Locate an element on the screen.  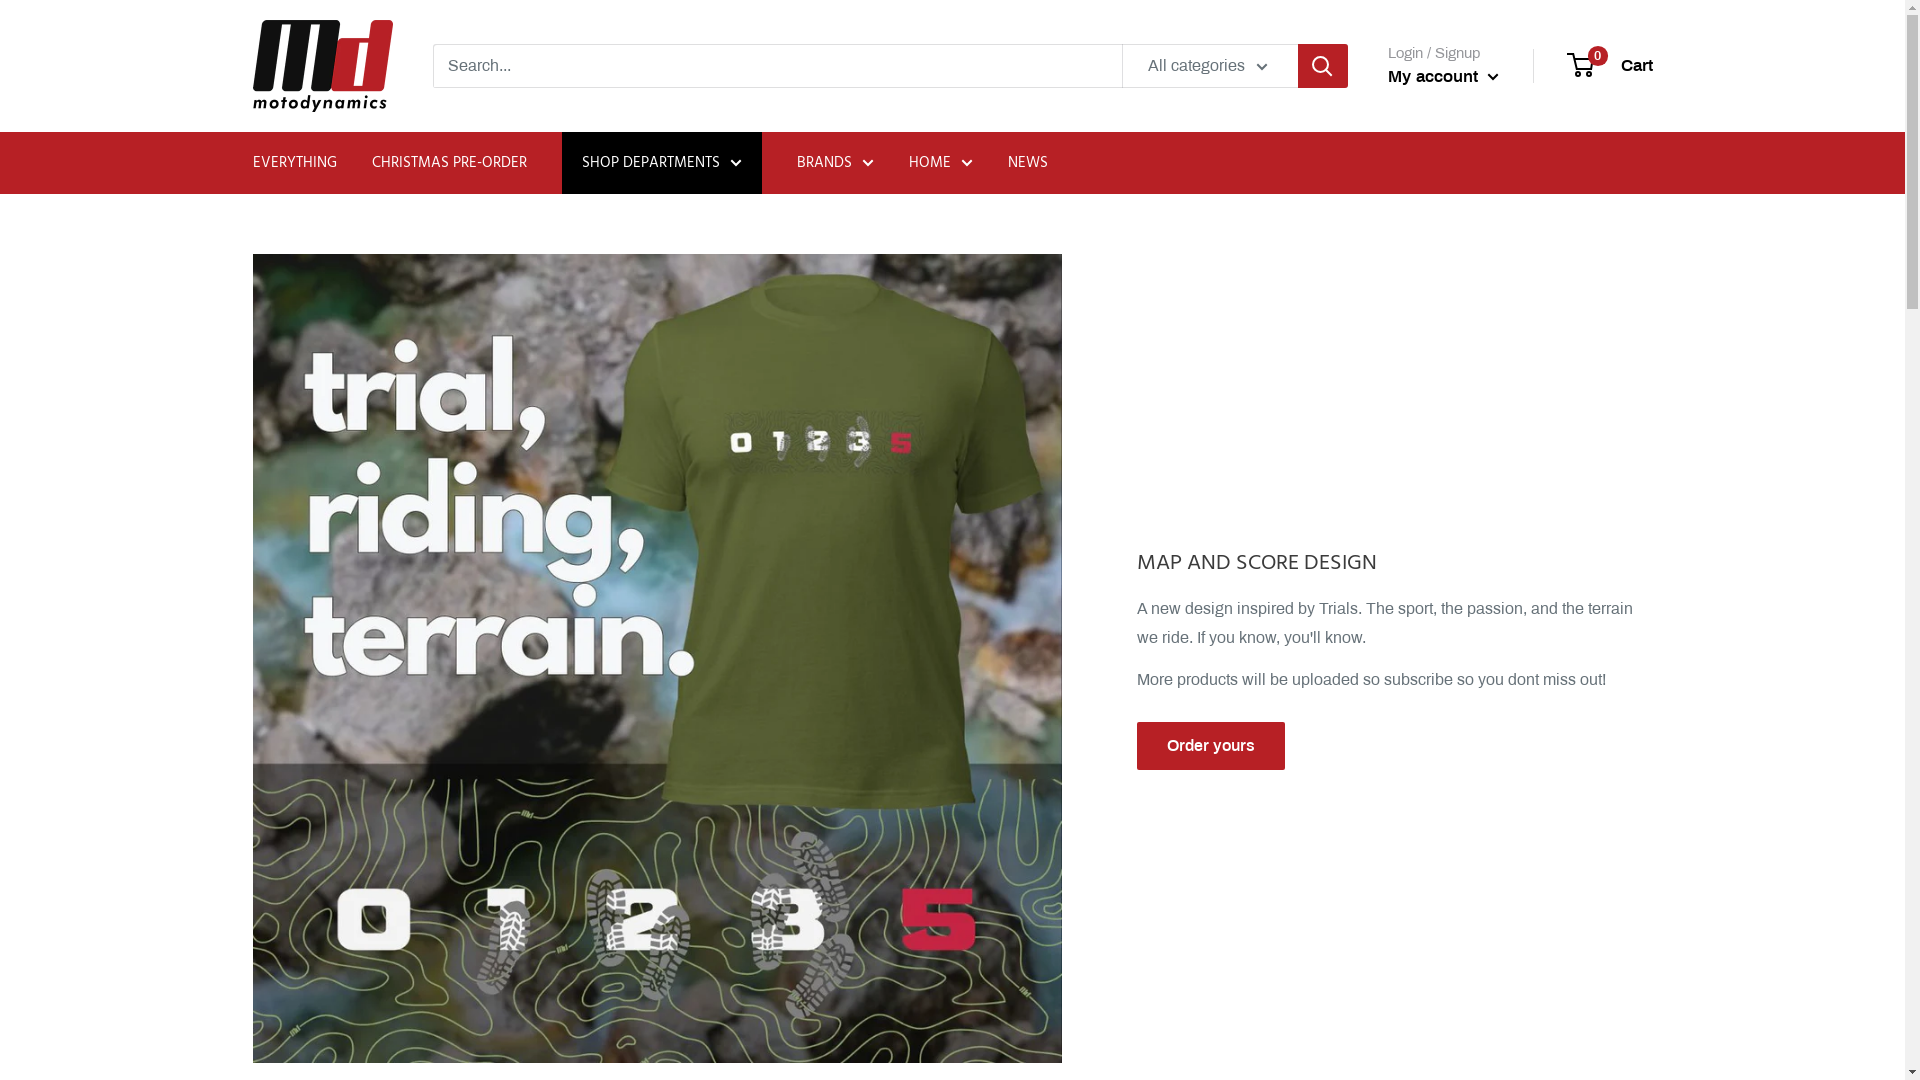
'NEWS' is located at coordinates (1027, 161).